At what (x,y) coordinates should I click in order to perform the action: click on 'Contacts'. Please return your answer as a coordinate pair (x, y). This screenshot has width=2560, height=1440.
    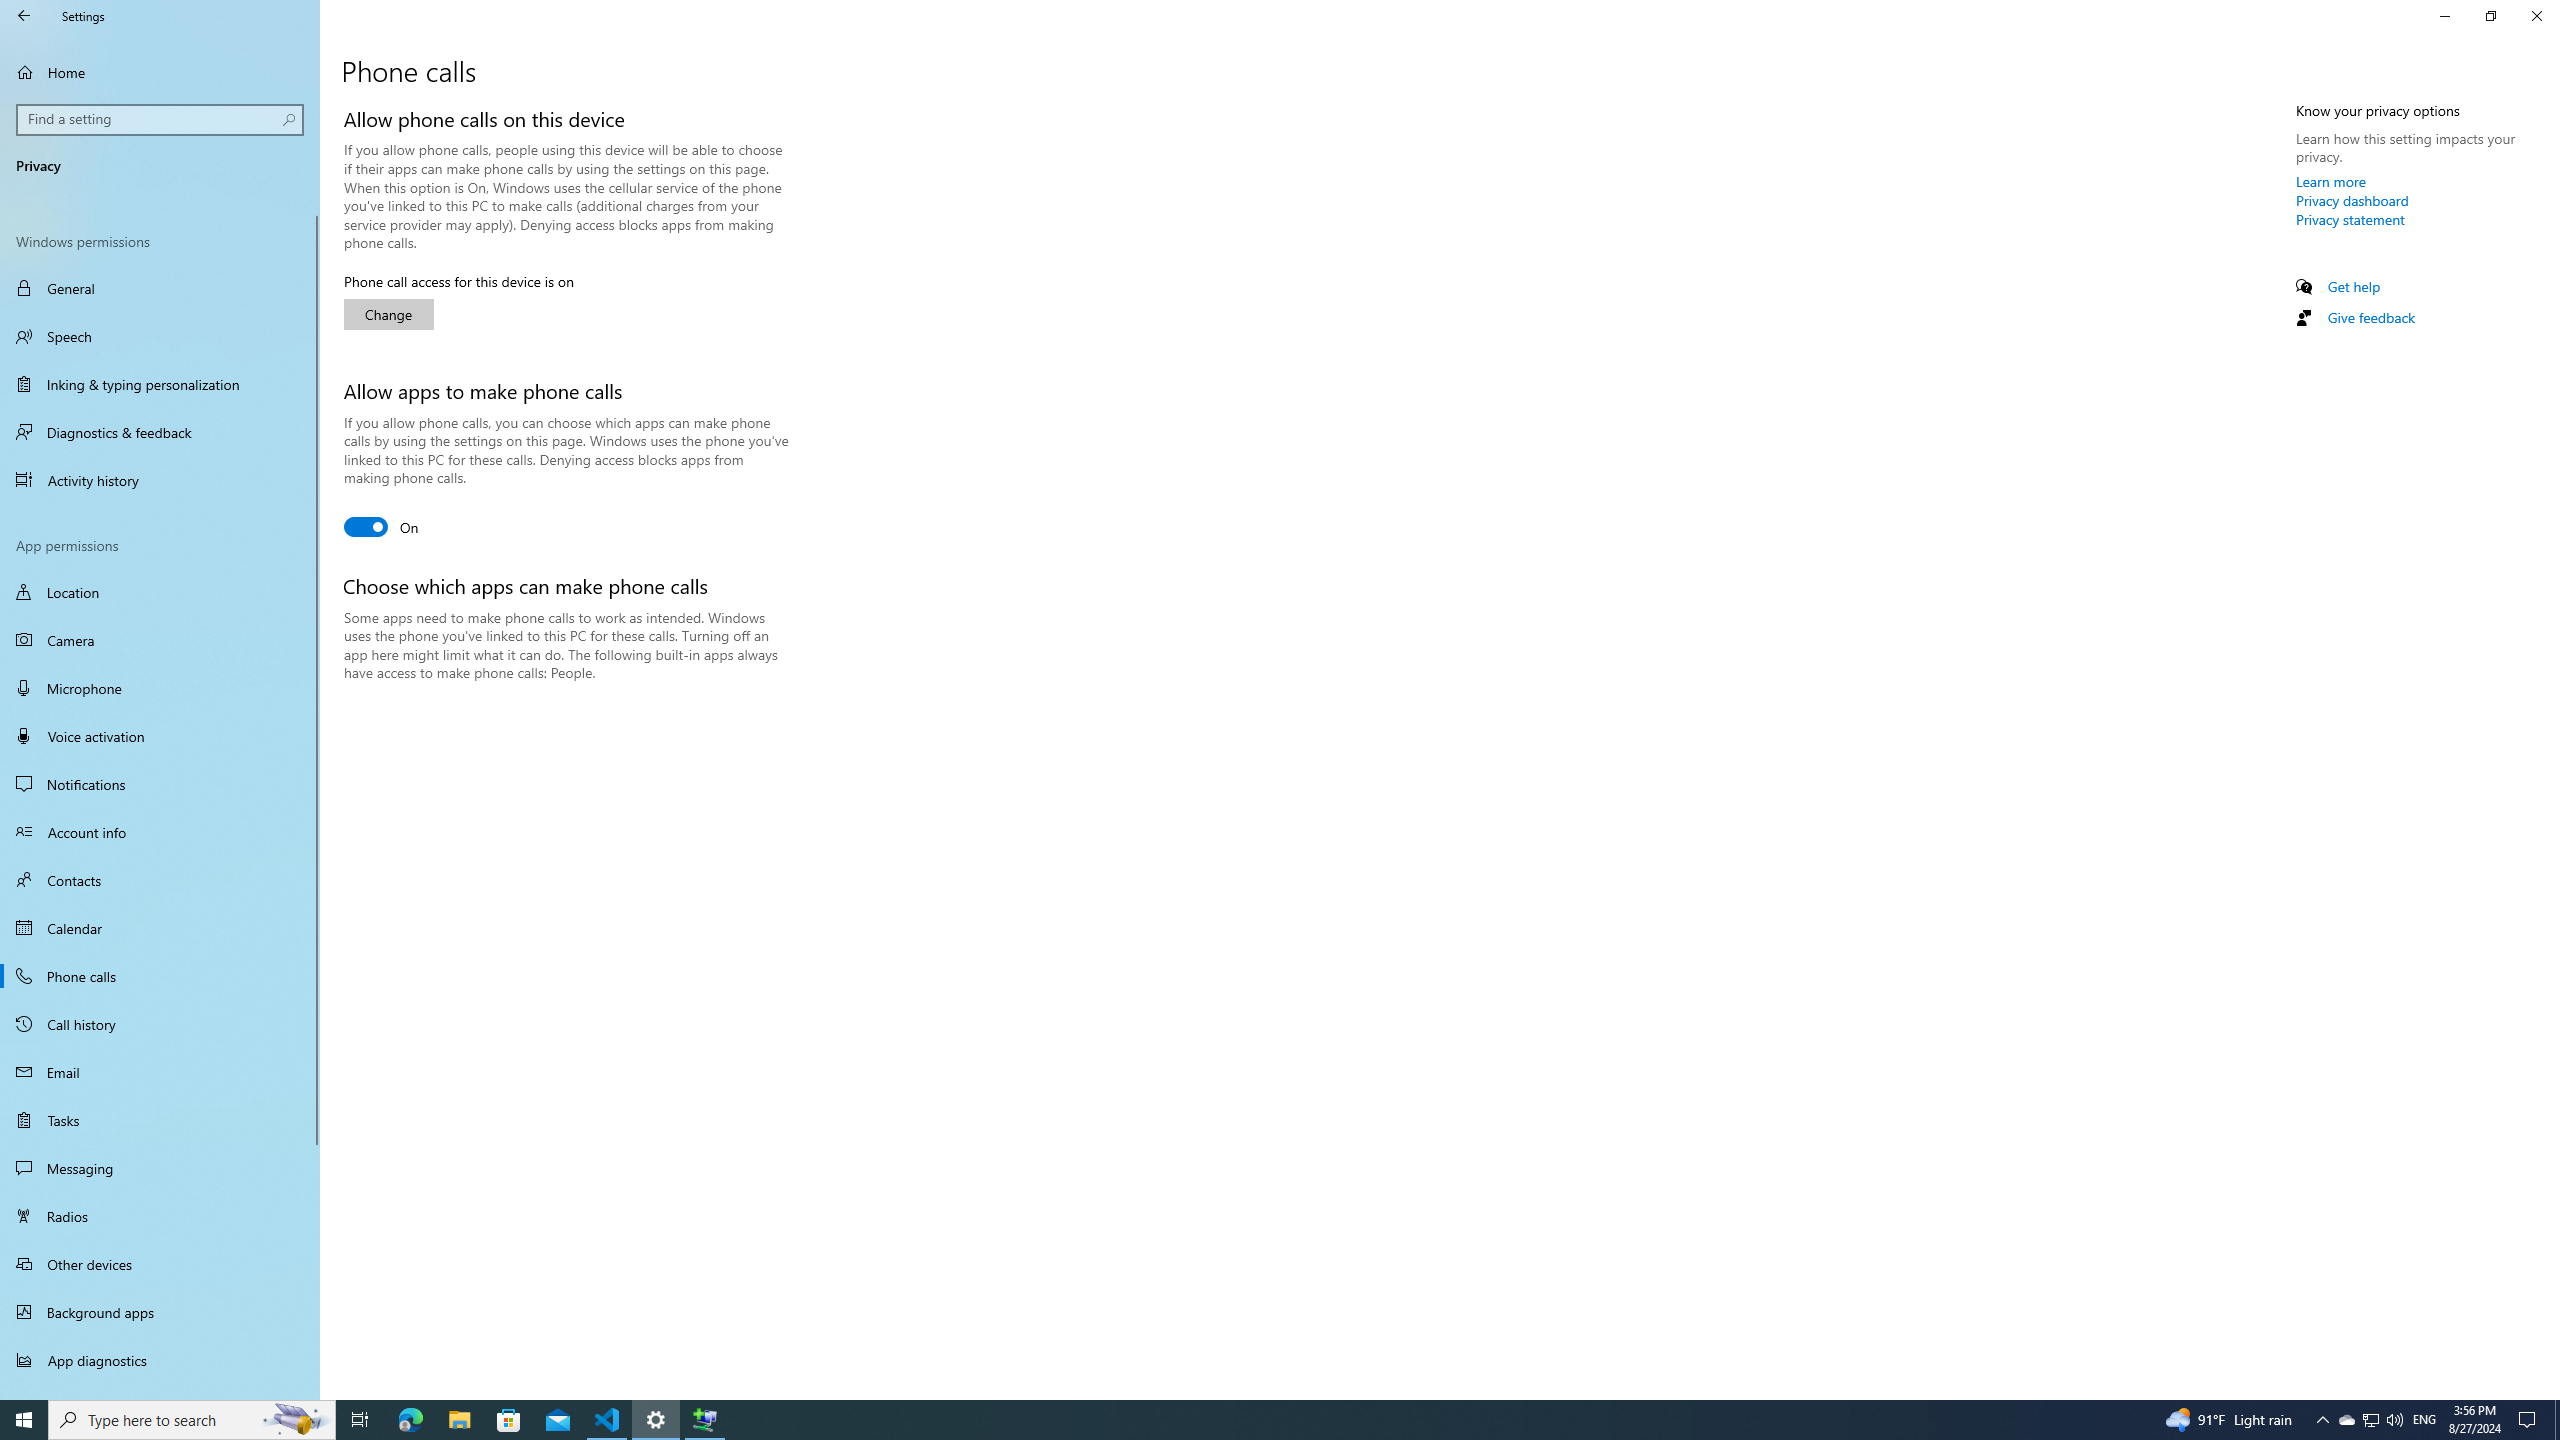
    Looking at the image, I should click on (159, 878).